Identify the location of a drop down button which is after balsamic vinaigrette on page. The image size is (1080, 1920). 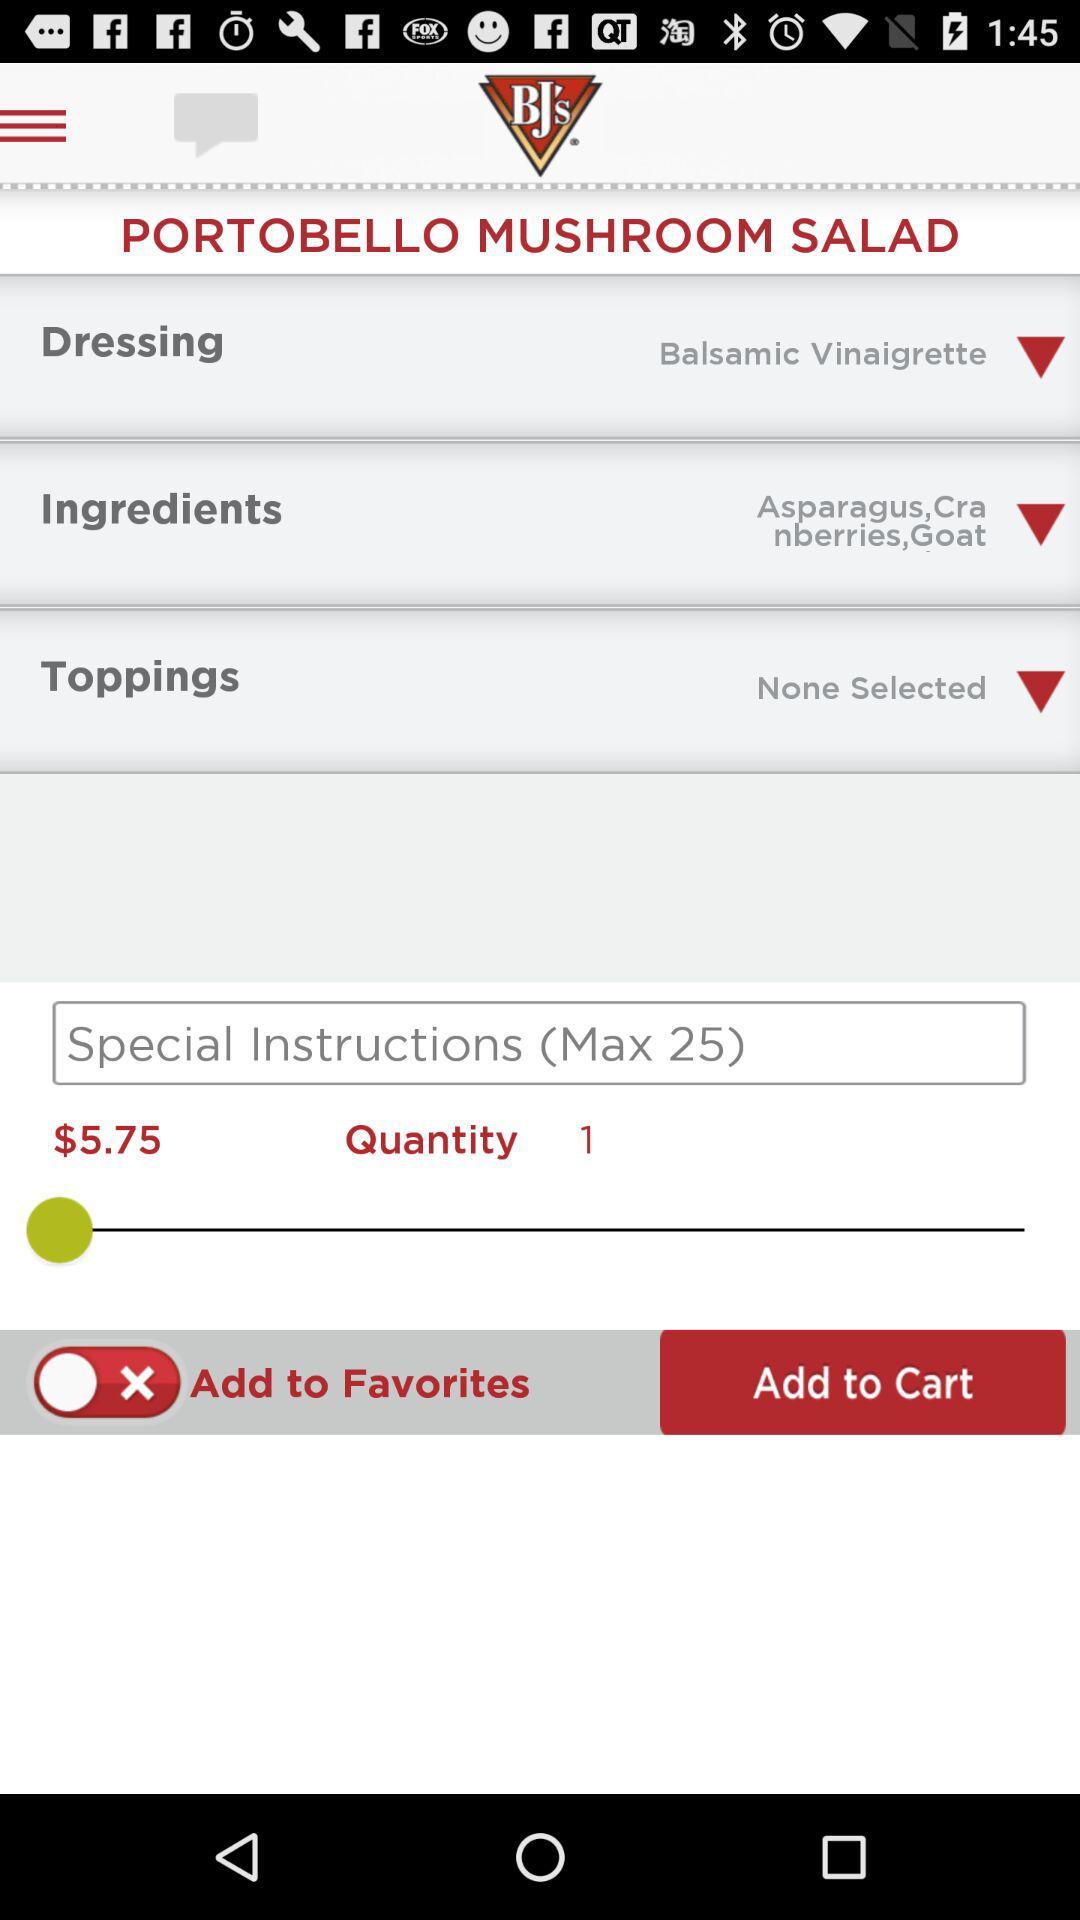
(1039, 358).